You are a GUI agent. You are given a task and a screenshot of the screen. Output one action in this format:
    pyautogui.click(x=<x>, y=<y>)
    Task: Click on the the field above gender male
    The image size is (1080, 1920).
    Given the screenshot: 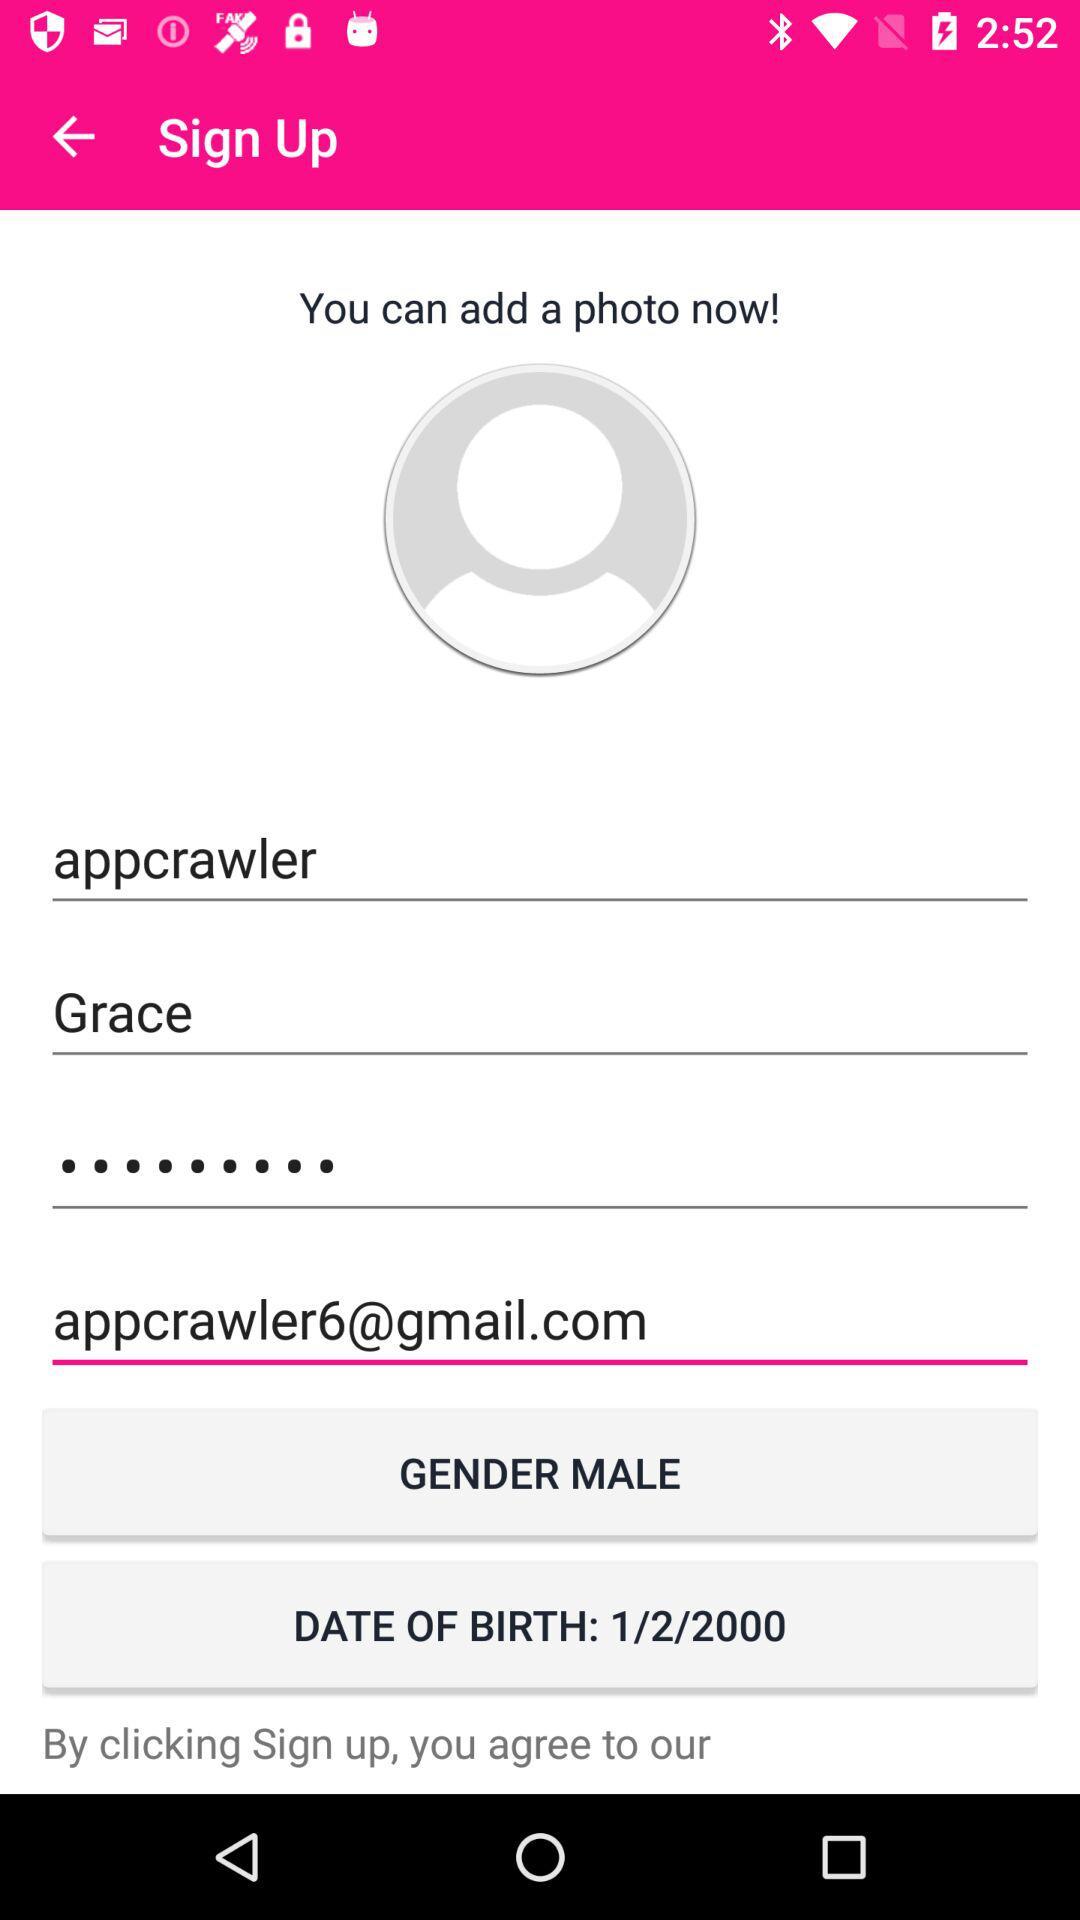 What is the action you would take?
    pyautogui.click(x=540, y=1319)
    